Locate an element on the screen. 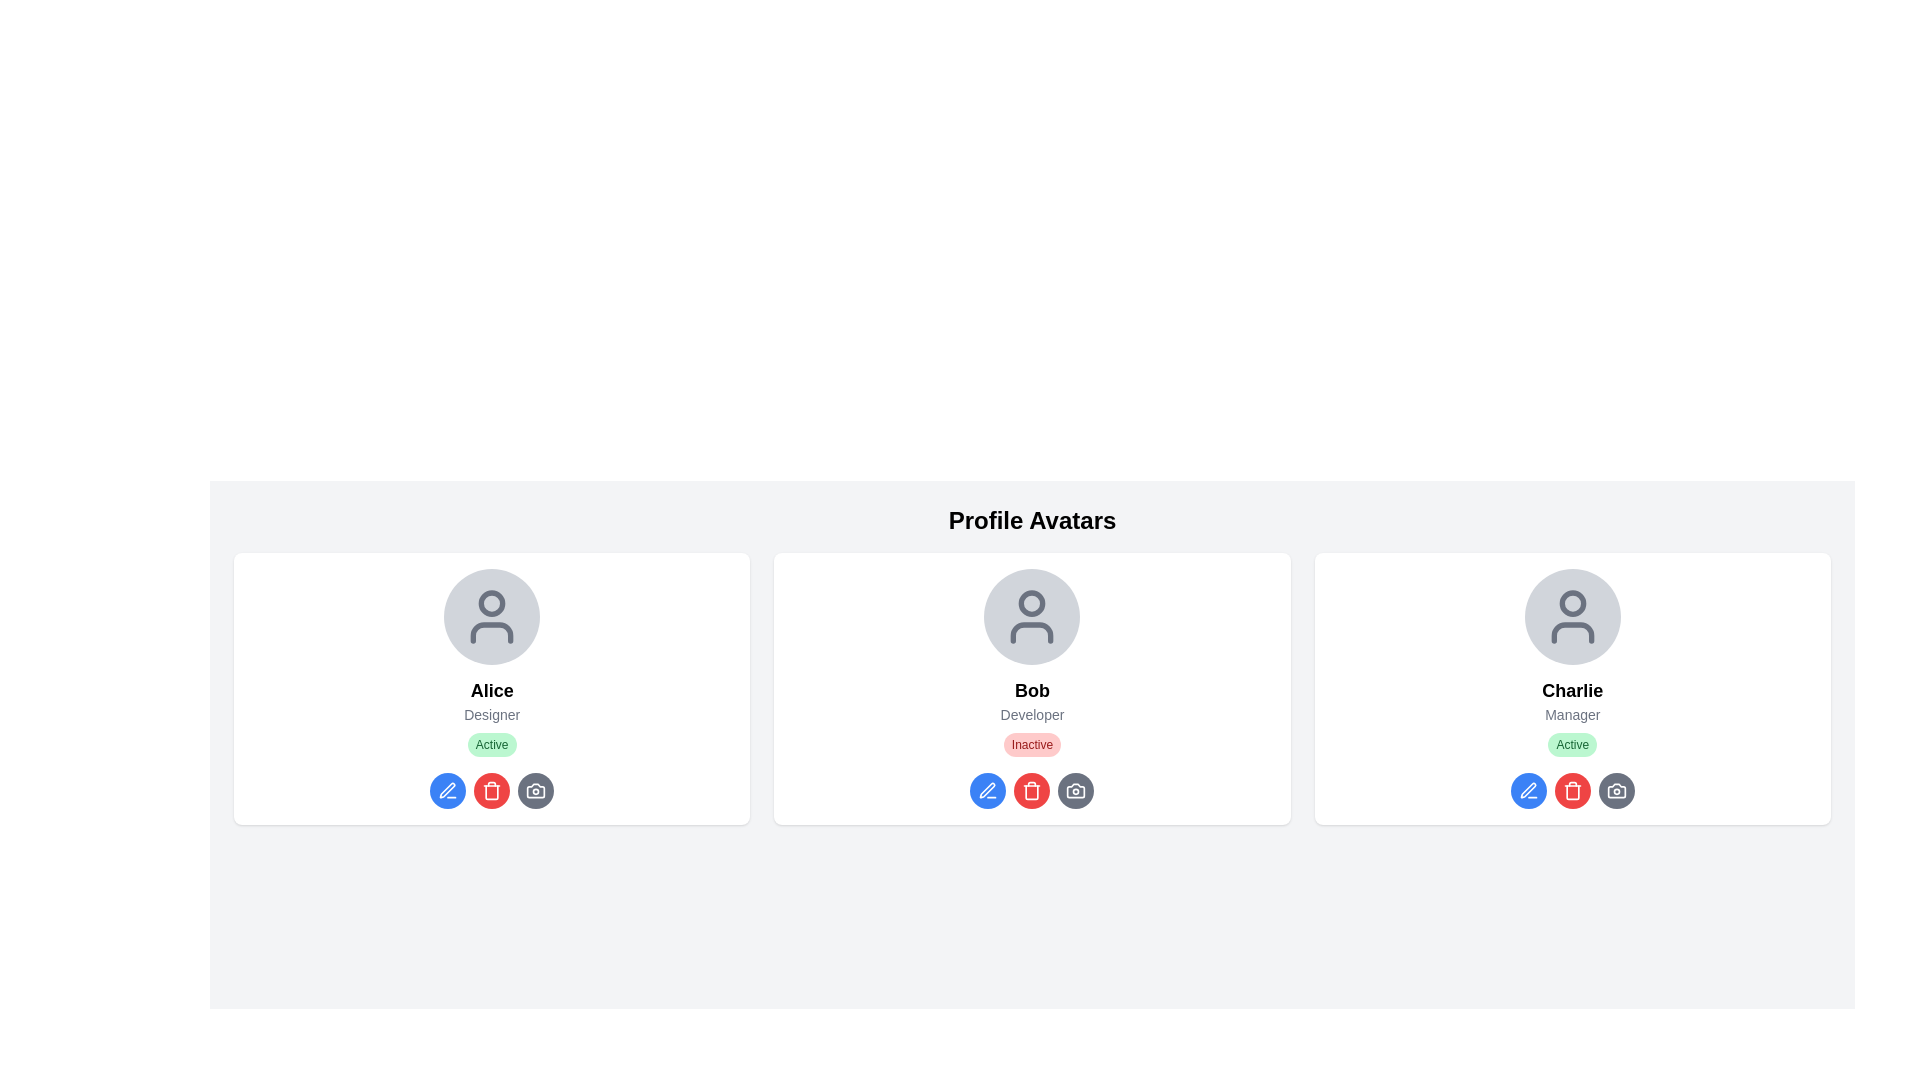  the user profile icon, which is a gray outline of a head and shoulders centered within a circular gray background, located at the top of the user profile card is located at coordinates (492, 616).